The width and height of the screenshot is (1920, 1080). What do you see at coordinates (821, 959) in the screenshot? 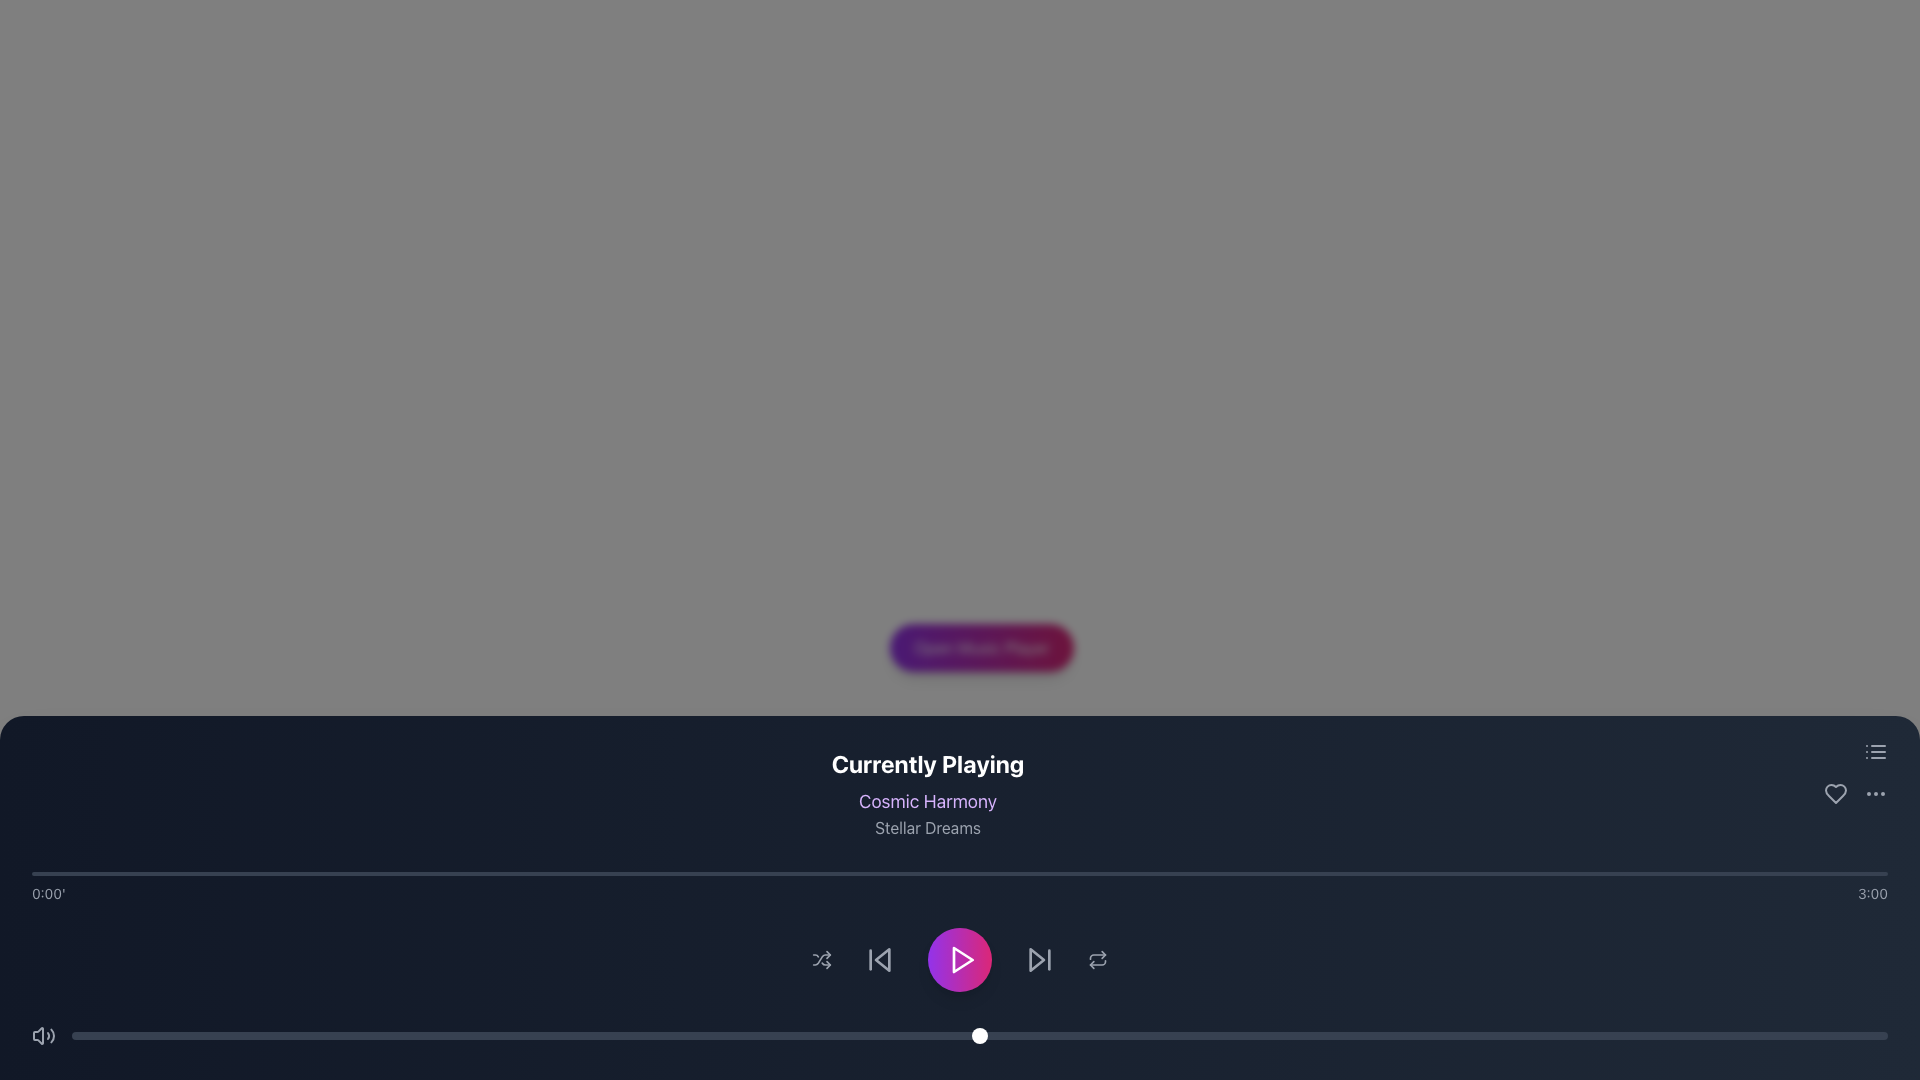
I see `the shuffle control button in the media player` at bounding box center [821, 959].